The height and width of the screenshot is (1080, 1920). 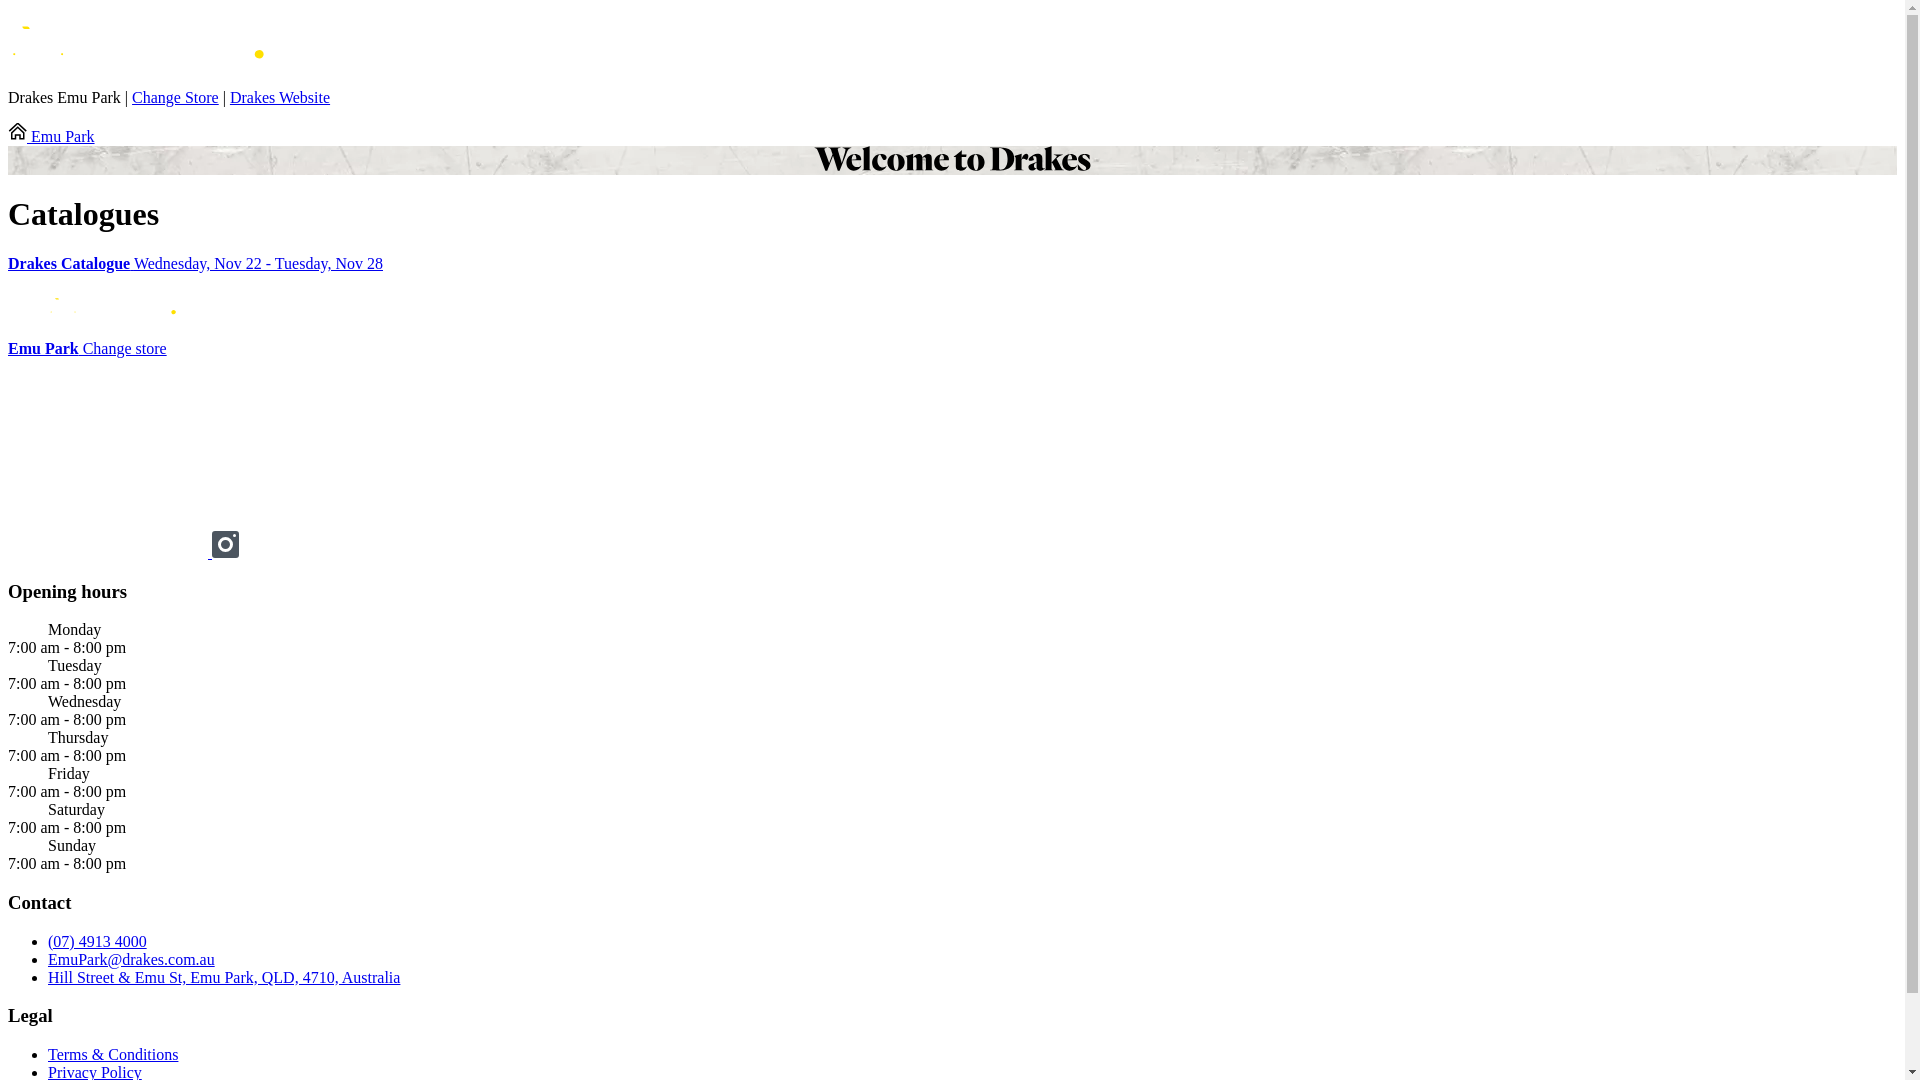 What do you see at coordinates (112, 1053) in the screenshot?
I see `'Terms & Conditions'` at bounding box center [112, 1053].